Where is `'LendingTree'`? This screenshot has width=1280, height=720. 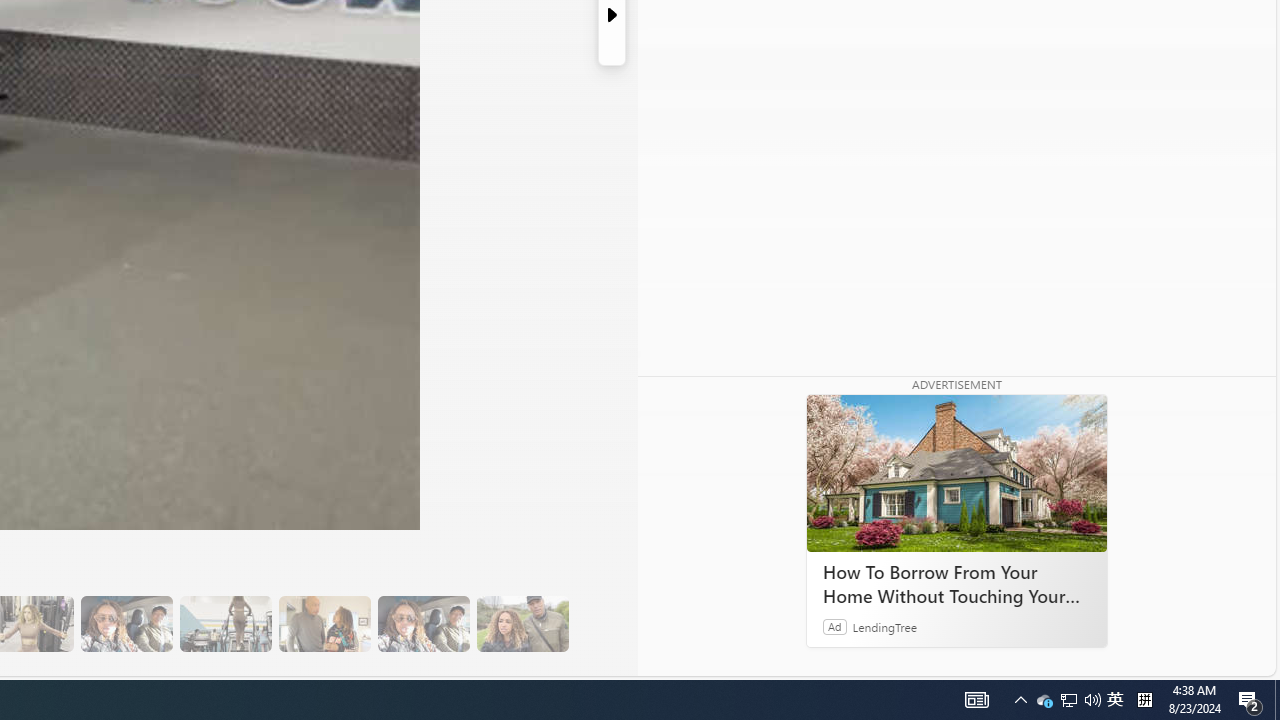
'LendingTree' is located at coordinates (884, 625).